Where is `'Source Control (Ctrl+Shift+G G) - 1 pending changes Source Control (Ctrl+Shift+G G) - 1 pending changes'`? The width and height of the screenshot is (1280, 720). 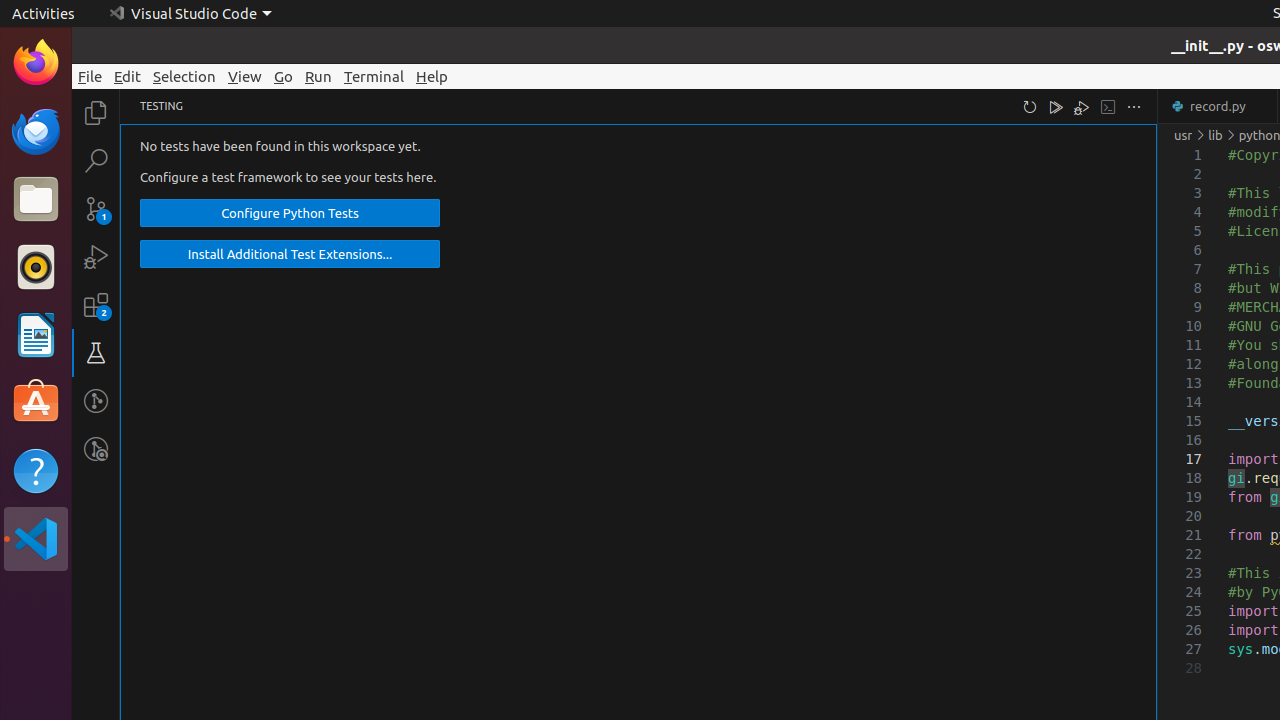 'Source Control (Ctrl+Shift+G G) - 1 pending changes Source Control (Ctrl+Shift+G G) - 1 pending changes' is located at coordinates (95, 209).